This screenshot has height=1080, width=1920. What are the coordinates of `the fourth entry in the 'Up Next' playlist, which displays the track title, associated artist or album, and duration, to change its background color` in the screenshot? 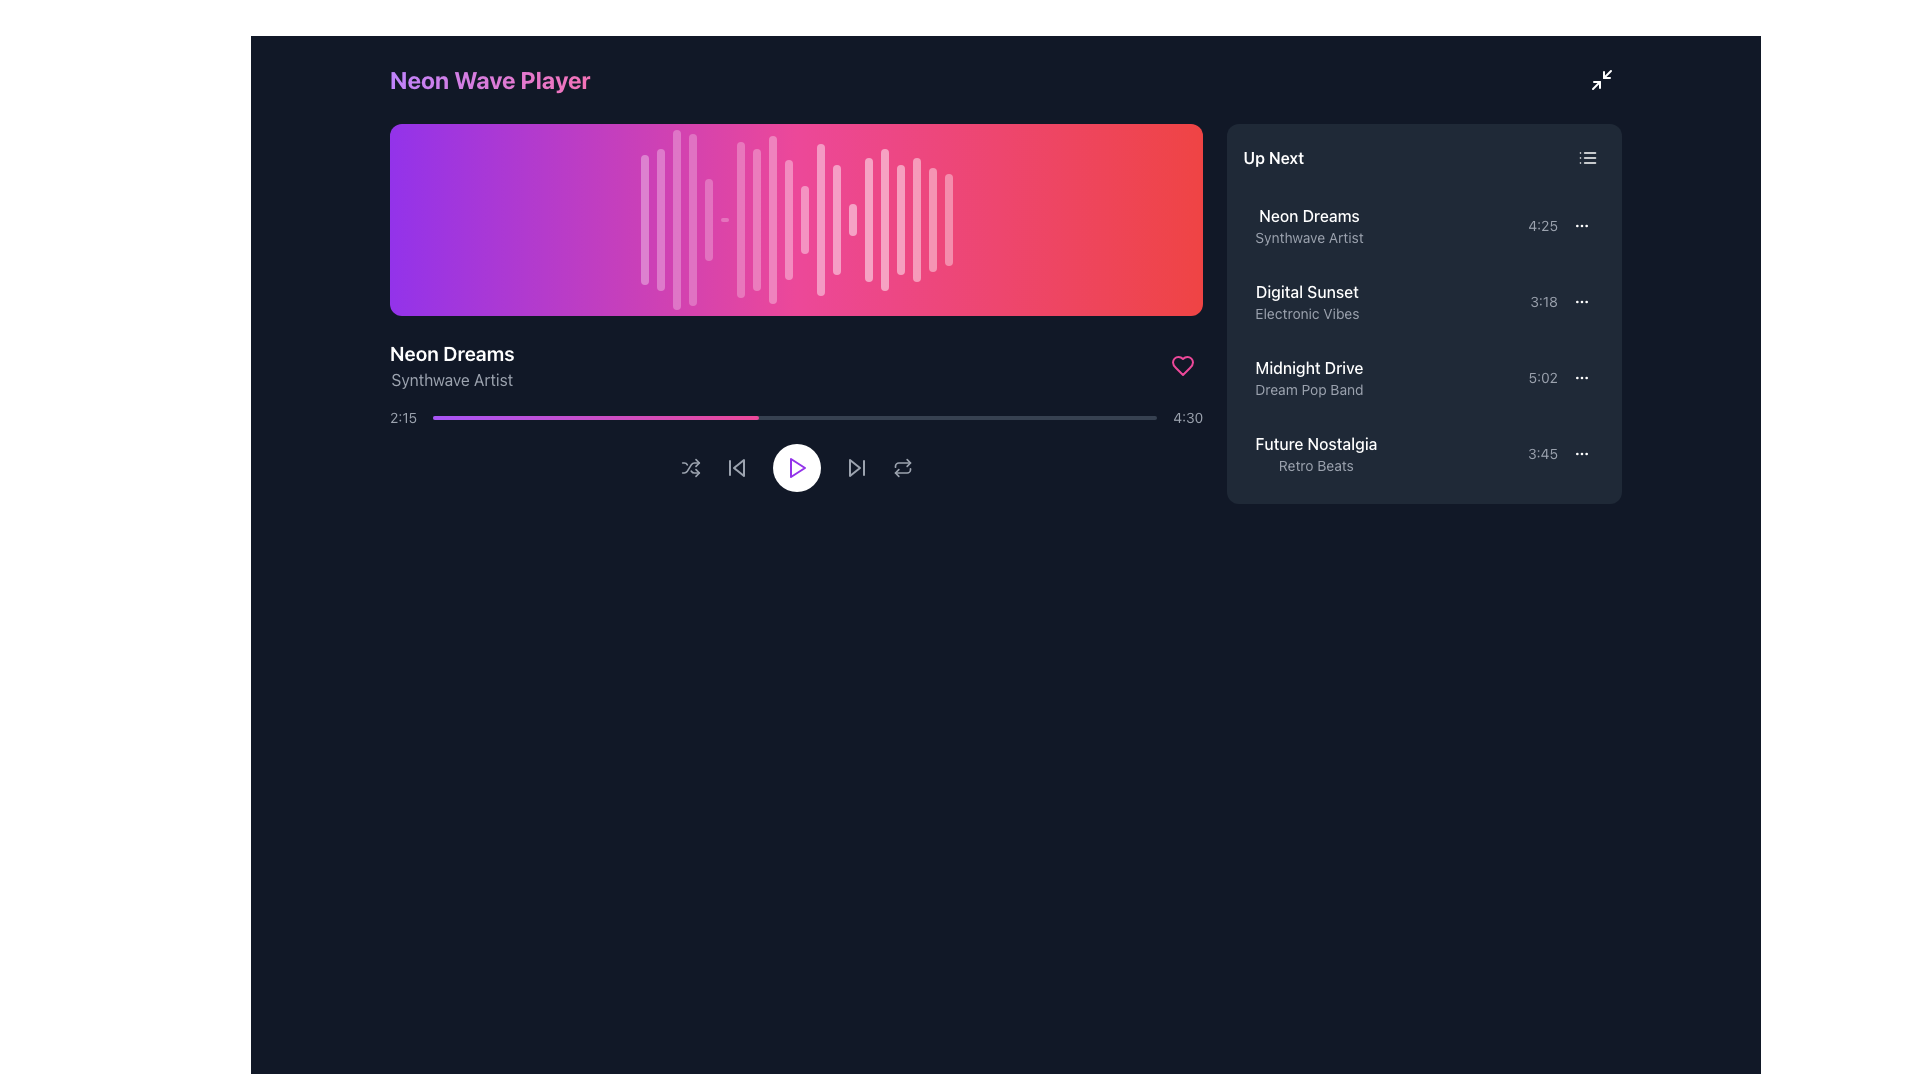 It's located at (1423, 454).